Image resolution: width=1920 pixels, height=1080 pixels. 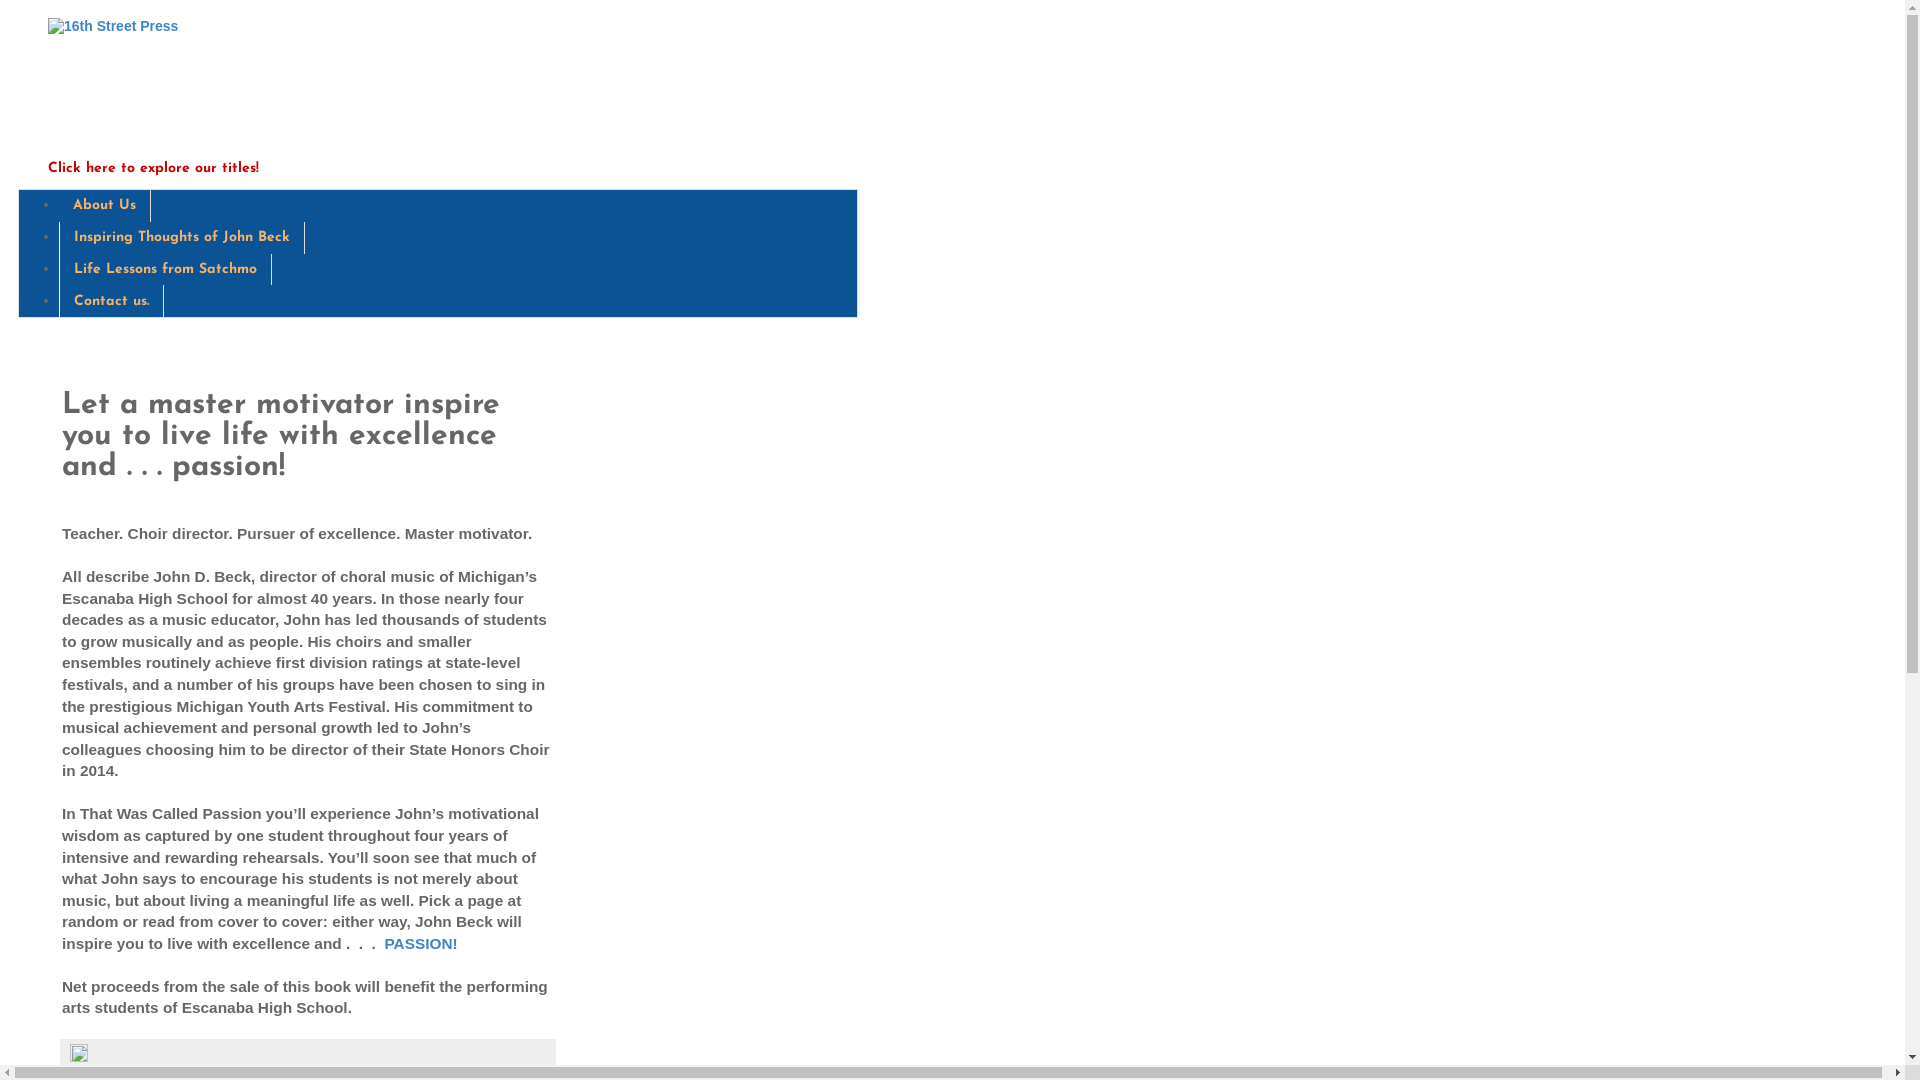 I want to click on 'About Us', so click(x=104, y=205).